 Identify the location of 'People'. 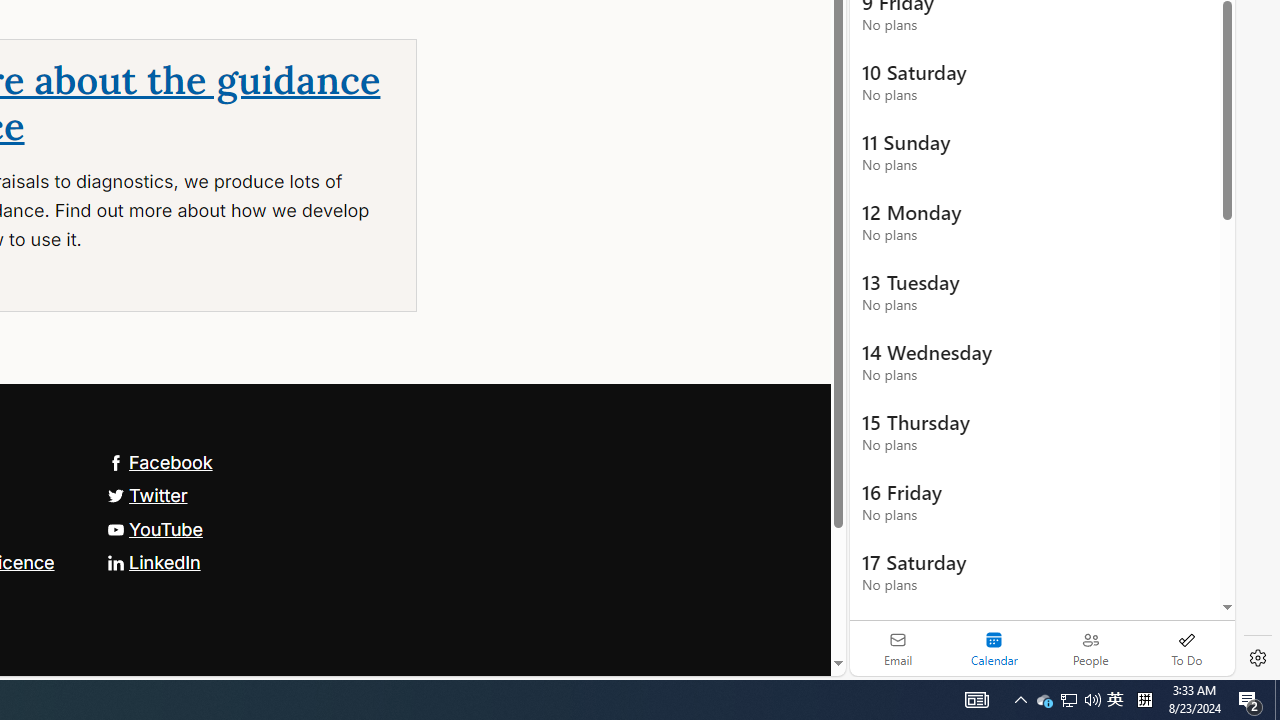
(1089, 648).